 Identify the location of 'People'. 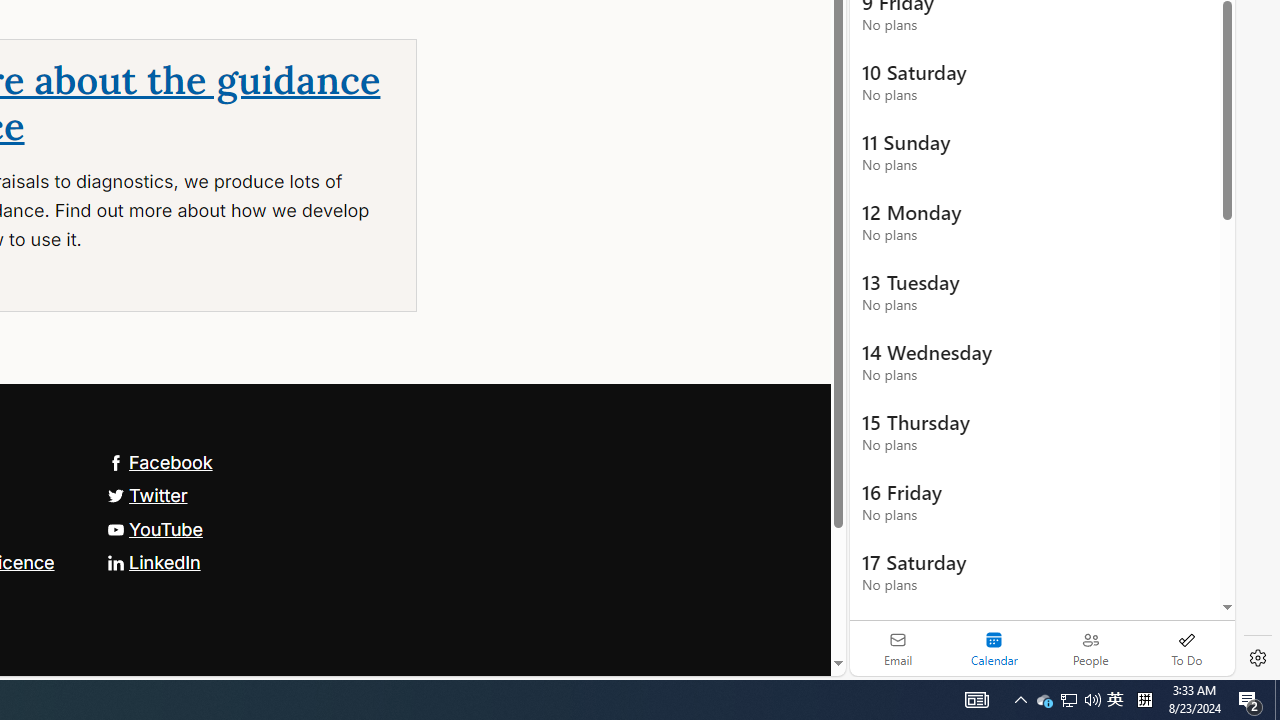
(1089, 648).